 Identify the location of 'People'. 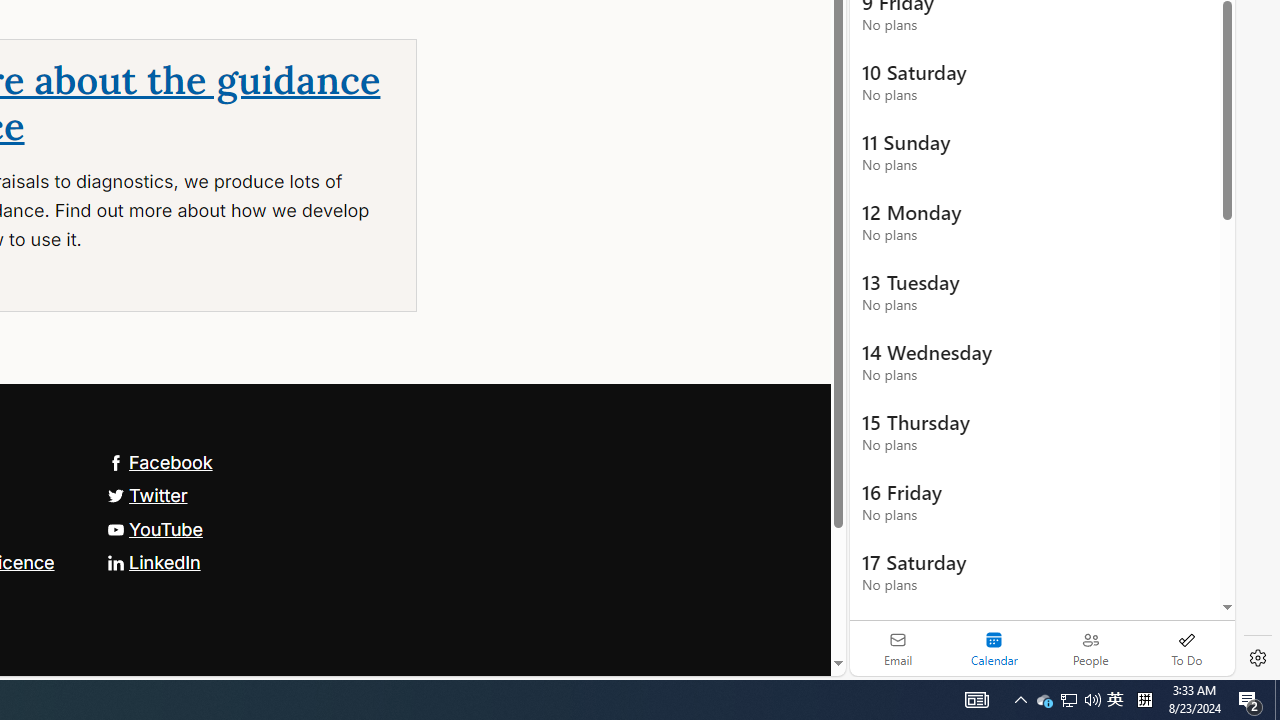
(1089, 648).